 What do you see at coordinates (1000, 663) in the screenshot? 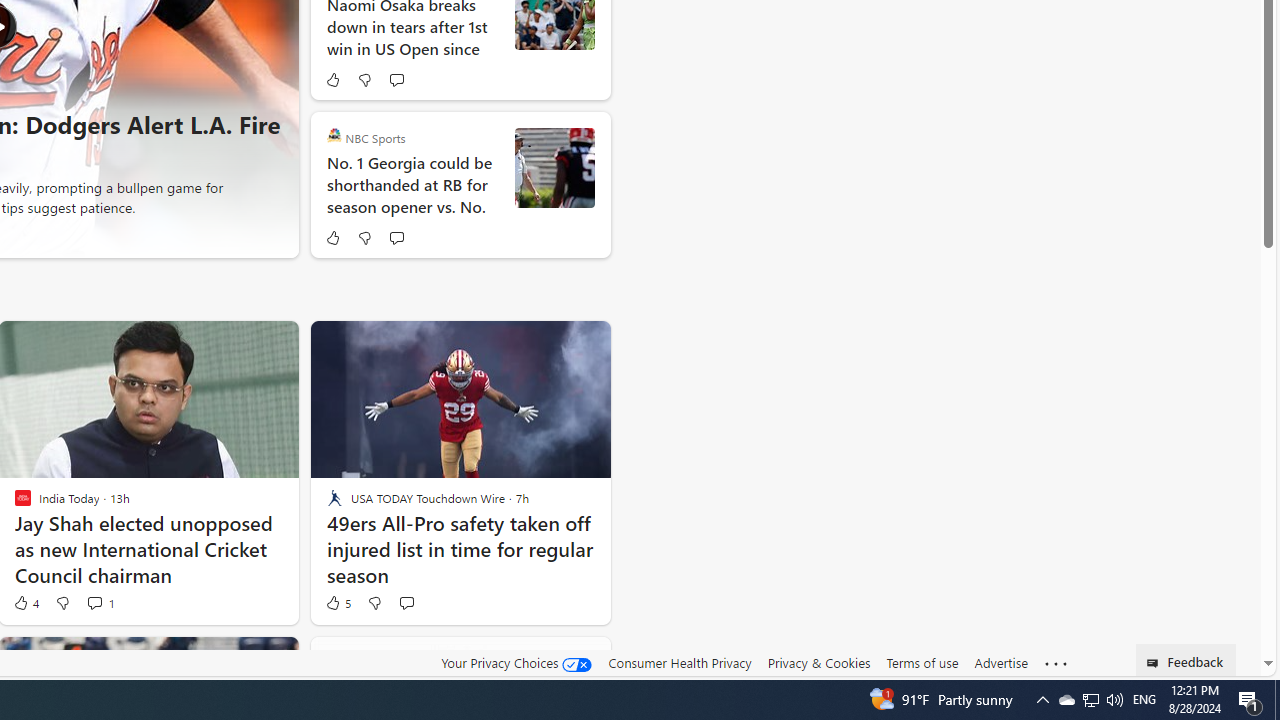
I see `'Advertise'` at bounding box center [1000, 663].